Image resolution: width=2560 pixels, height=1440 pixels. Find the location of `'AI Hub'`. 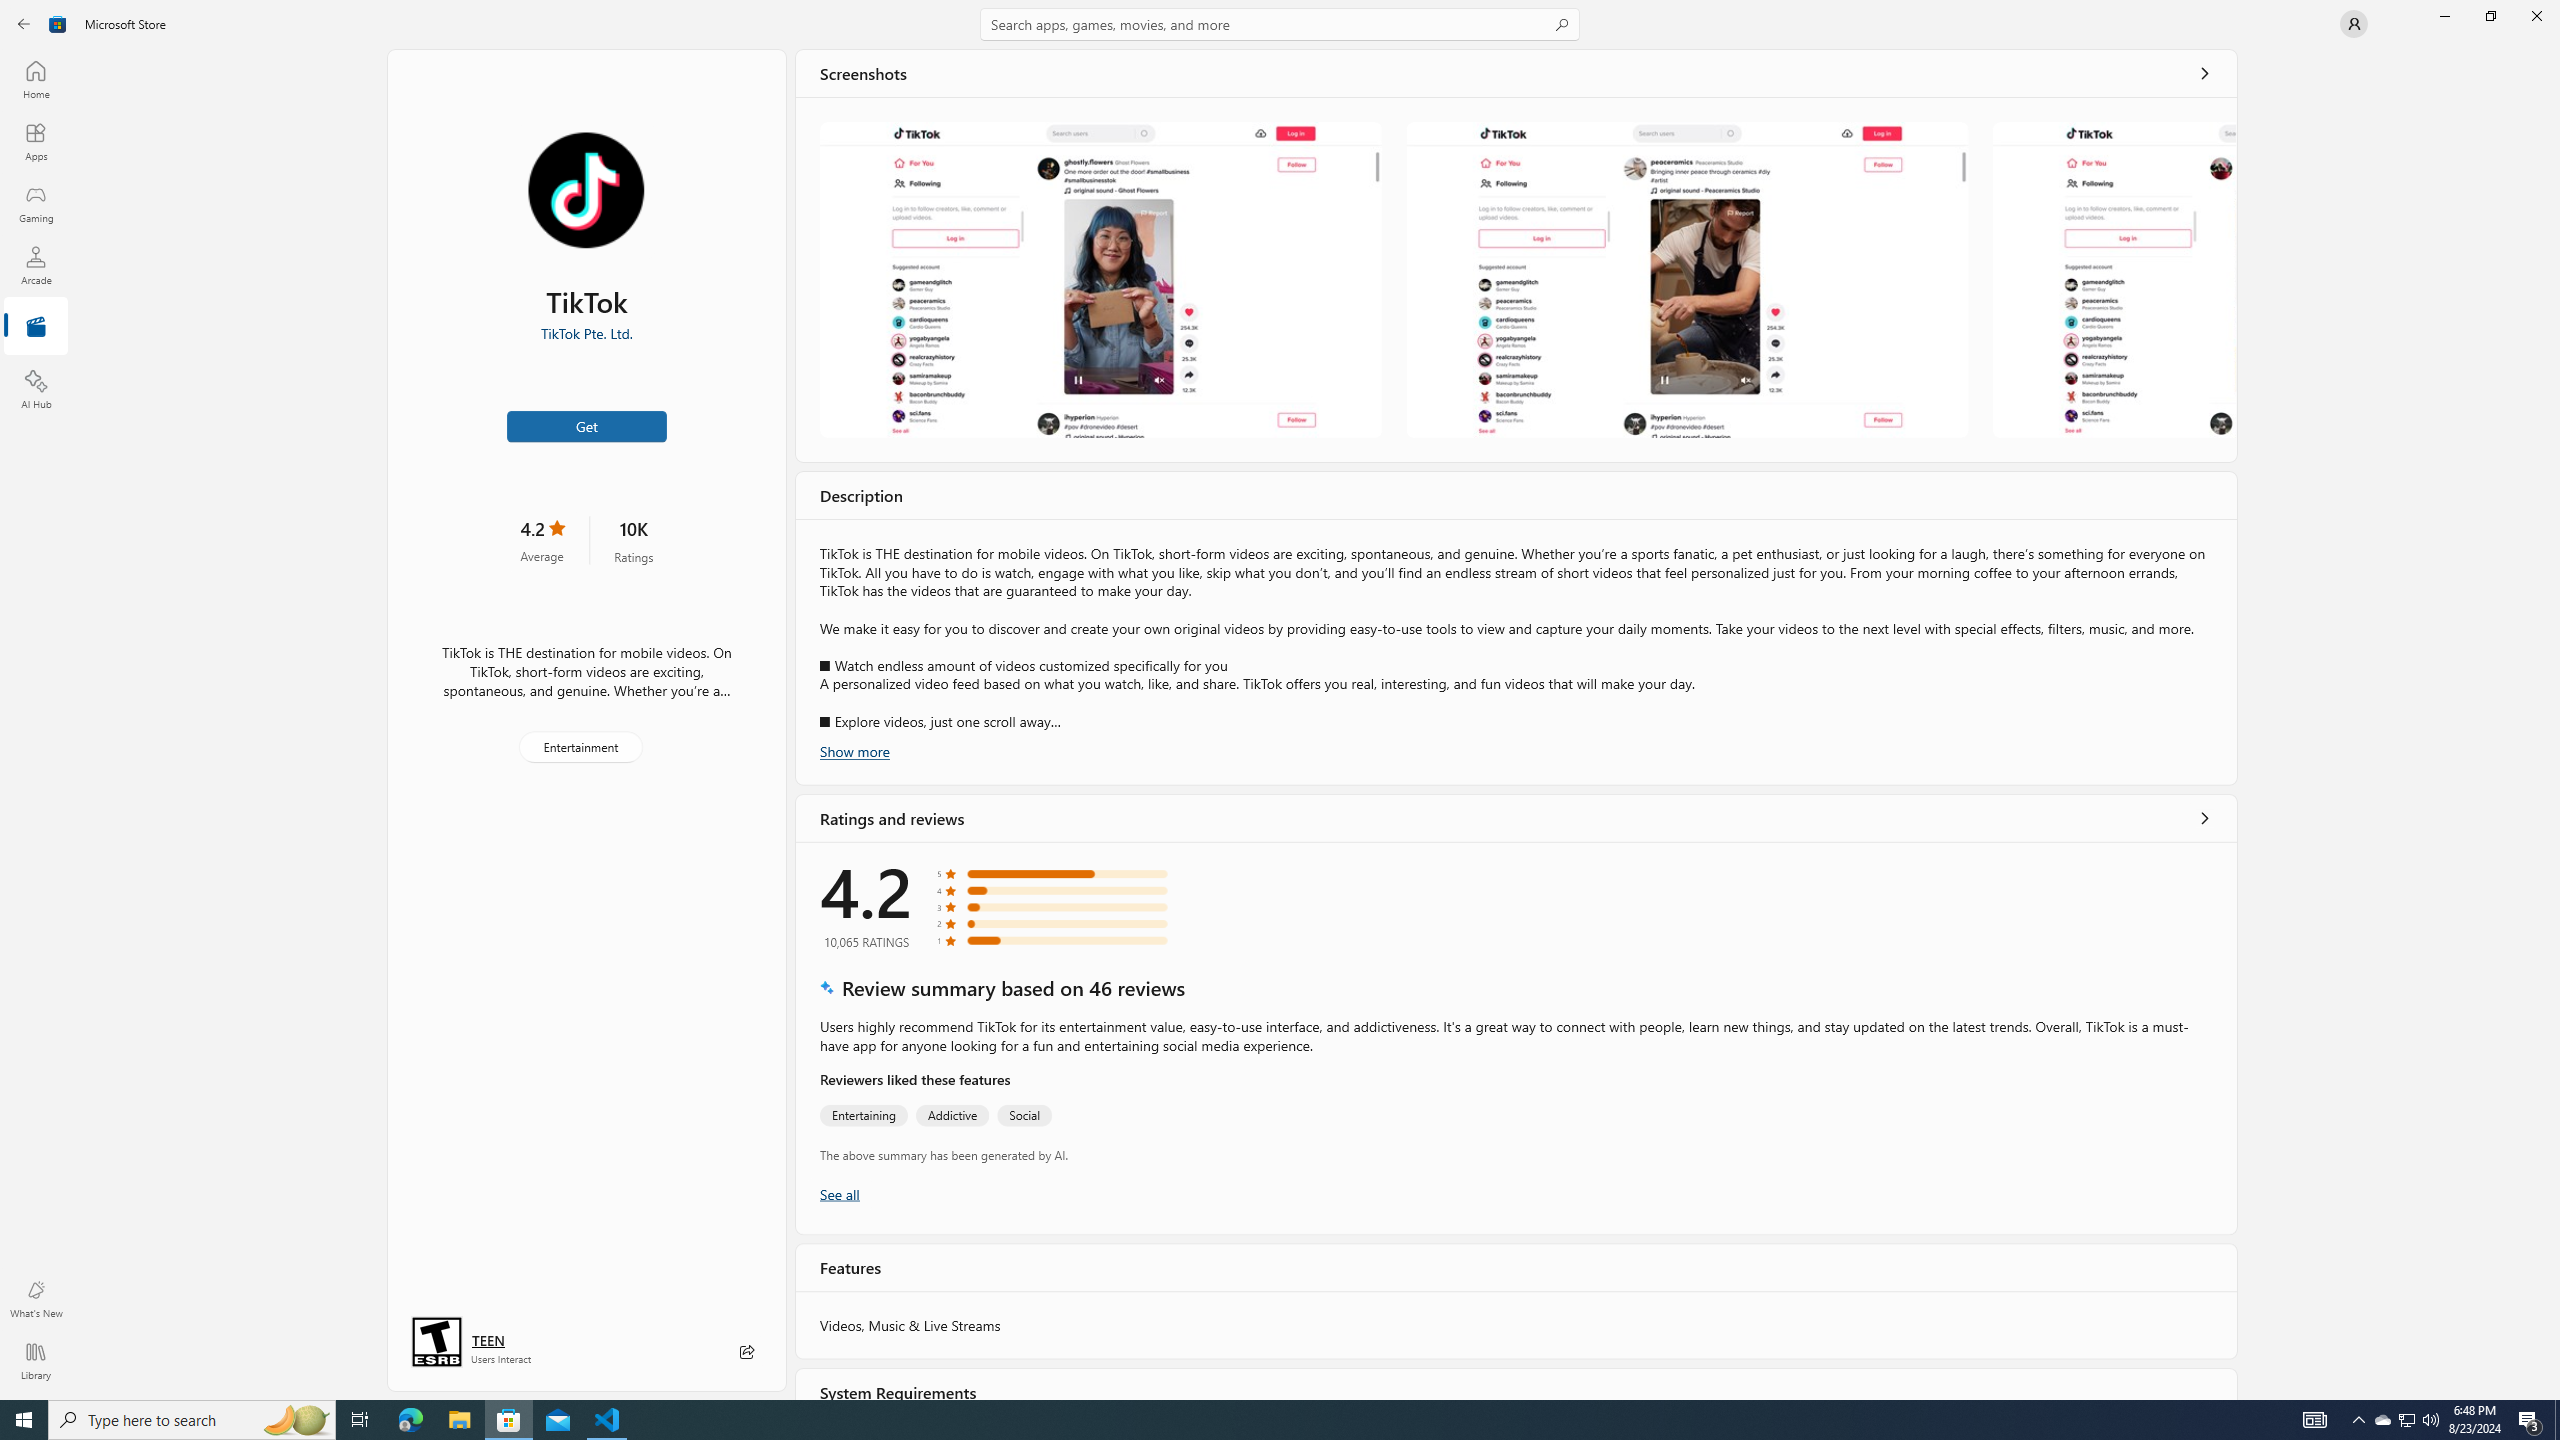

'AI Hub' is located at coordinates (34, 388).